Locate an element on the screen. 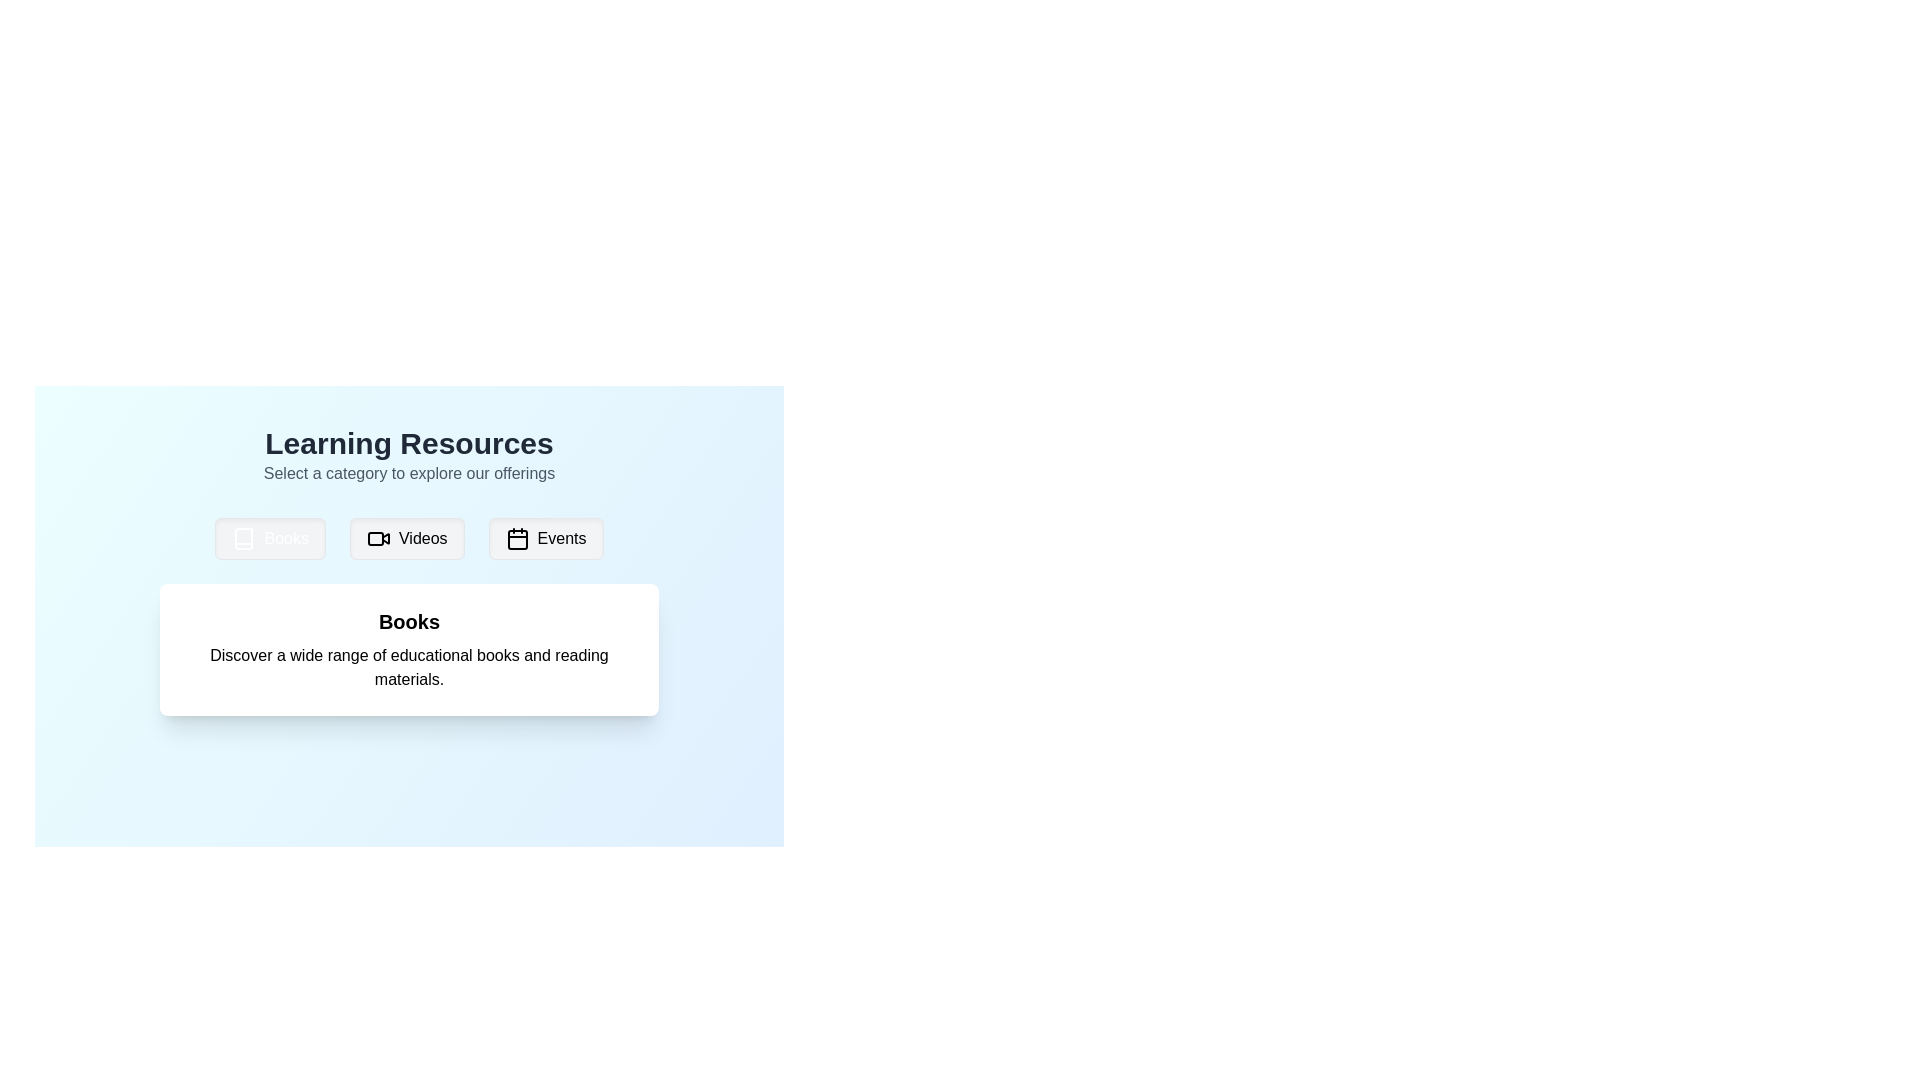 This screenshot has width=1920, height=1080. the 'Events' button, which is the third button from the left in the 'Learning Resources' section, to activate hover-related effects is located at coordinates (546, 538).